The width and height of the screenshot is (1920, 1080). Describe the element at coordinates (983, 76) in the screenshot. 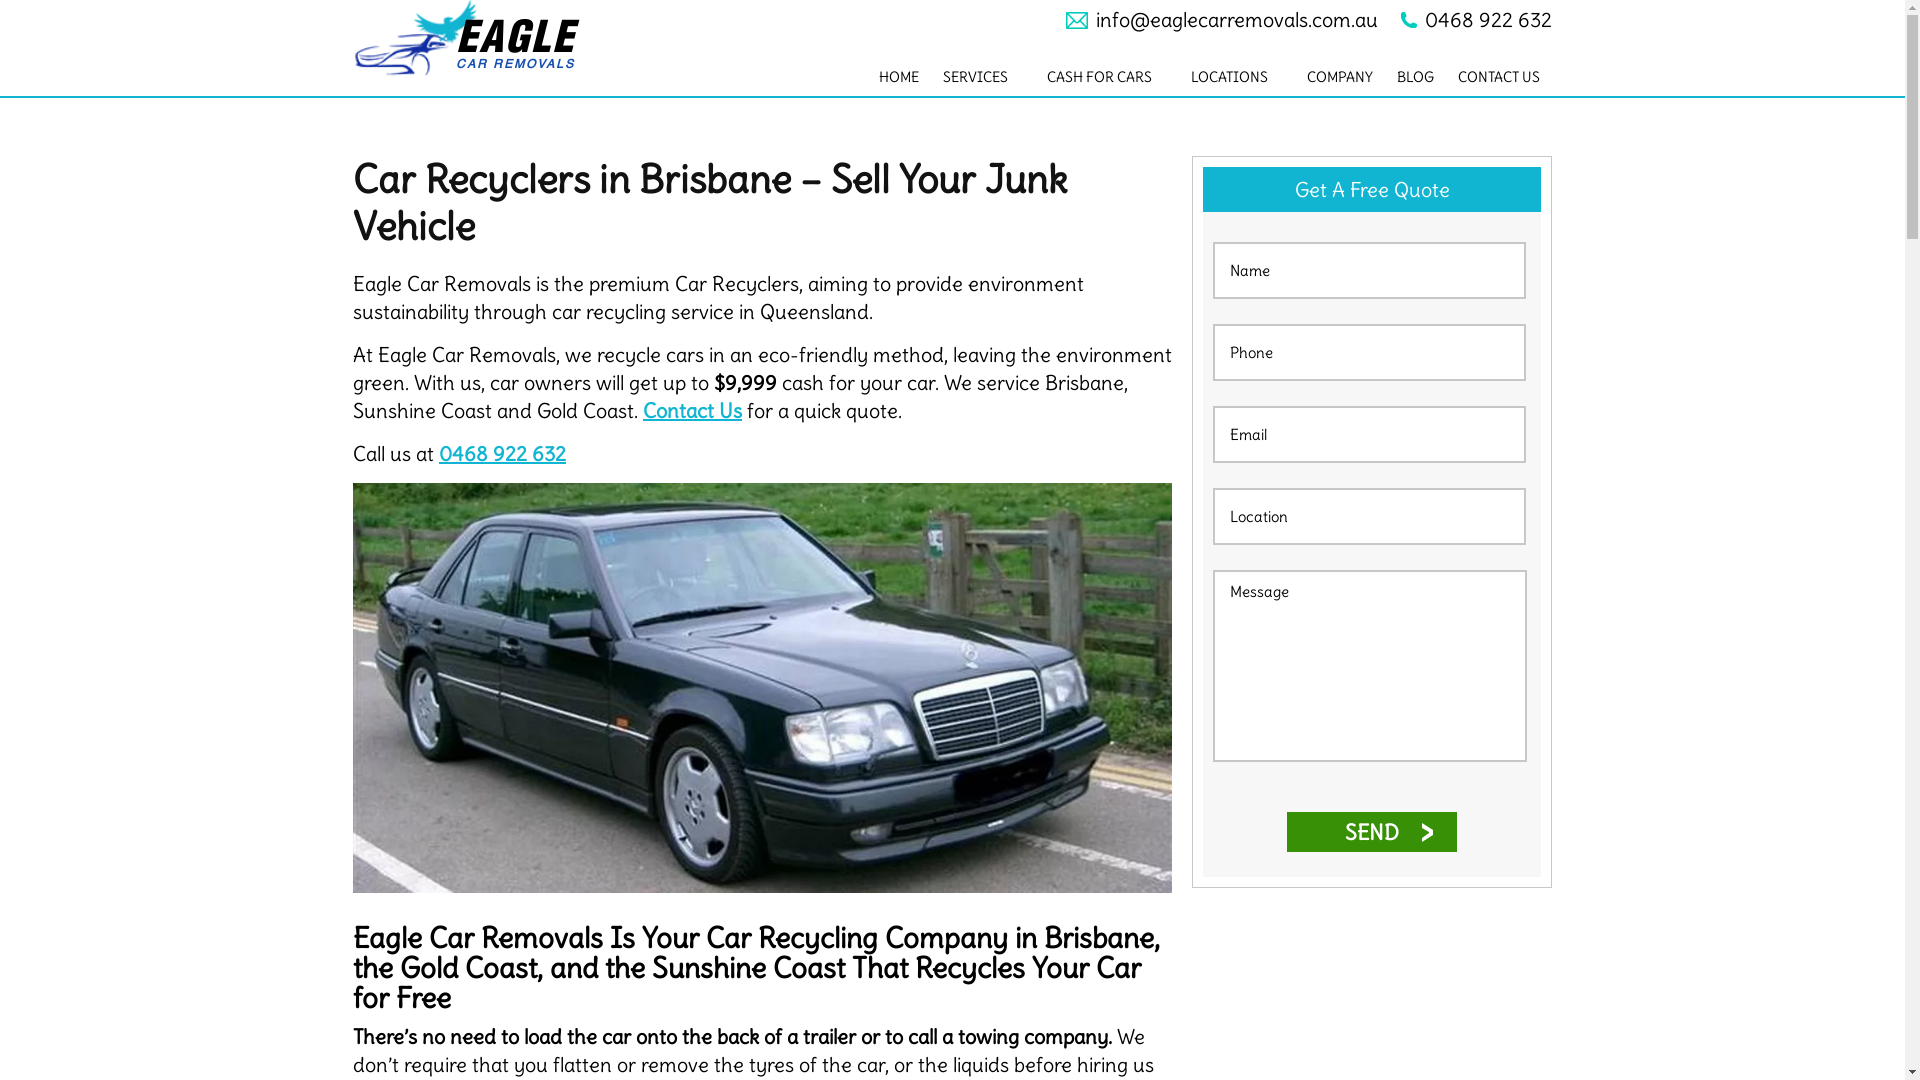

I see `'SERVICES'` at that location.